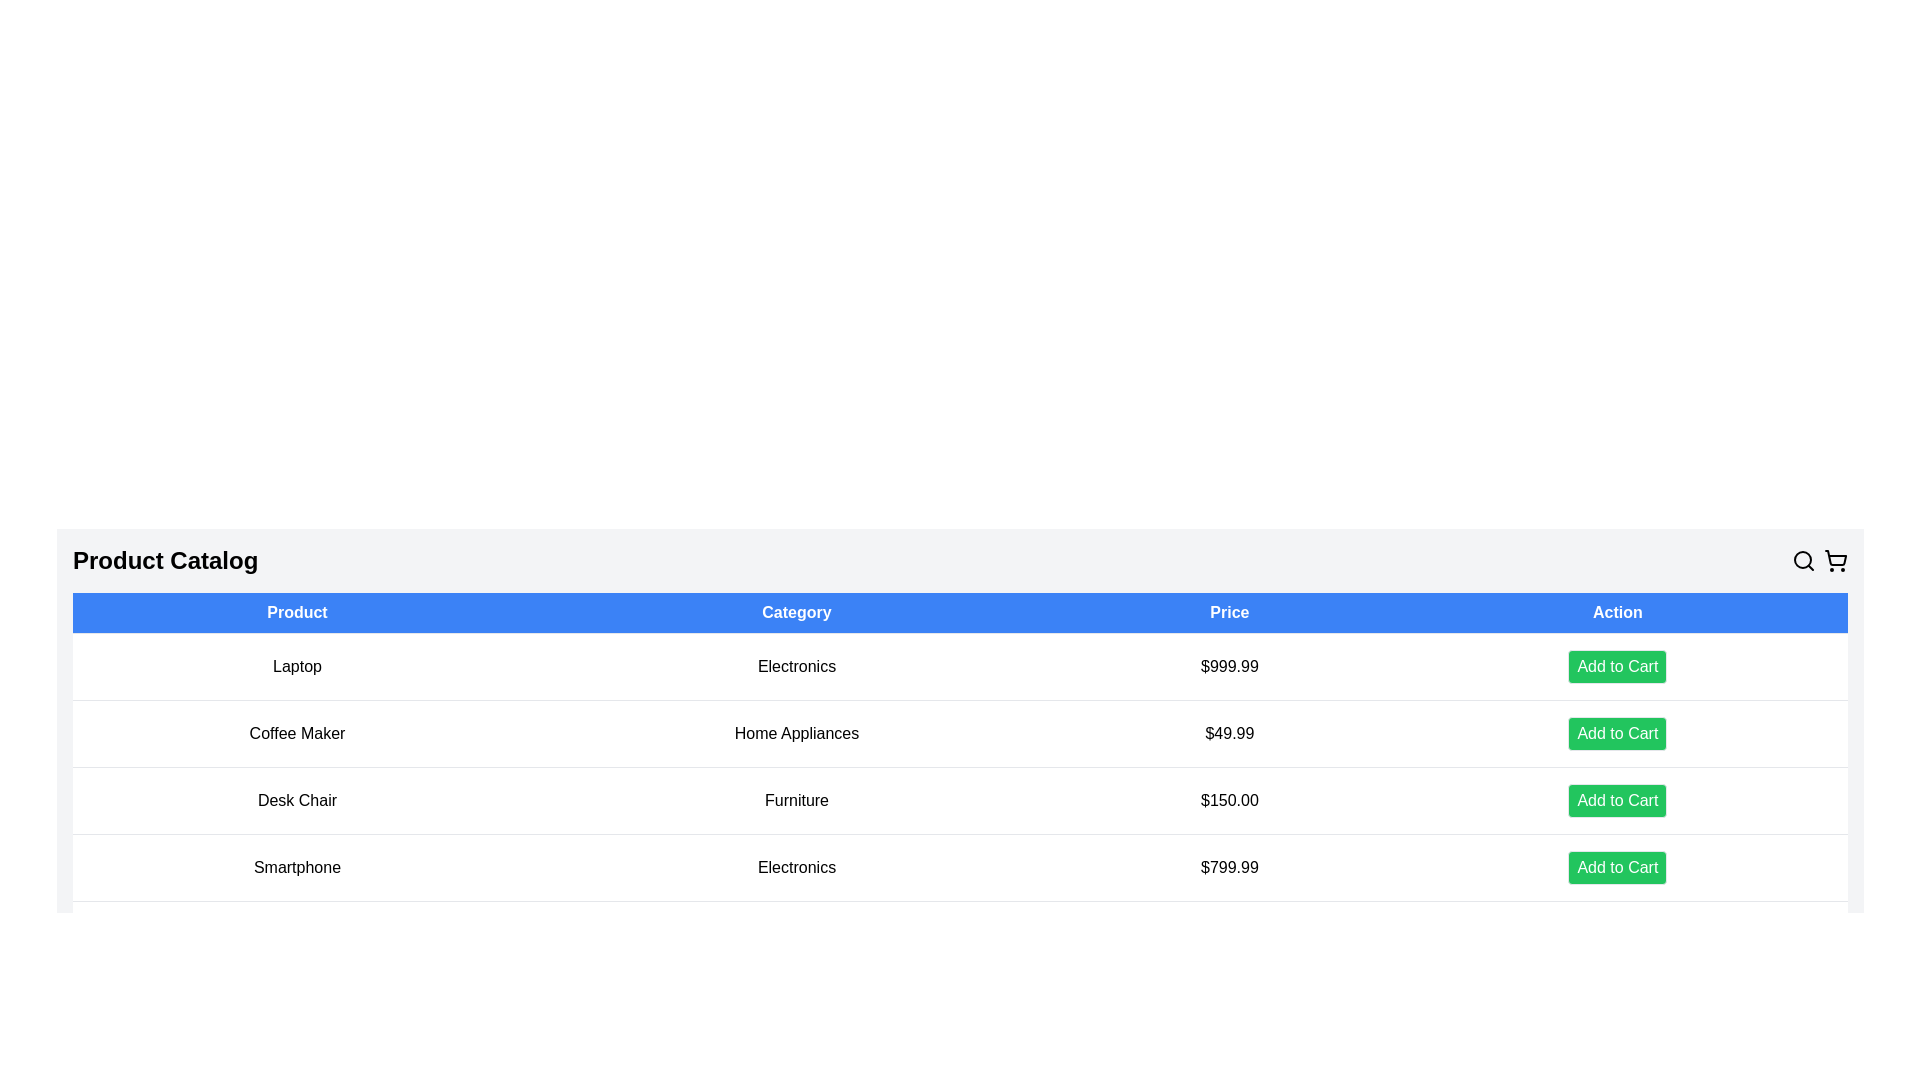 Image resolution: width=1920 pixels, height=1080 pixels. What do you see at coordinates (960, 733) in the screenshot?
I see `the 'Coffee Maker' table row` at bounding box center [960, 733].